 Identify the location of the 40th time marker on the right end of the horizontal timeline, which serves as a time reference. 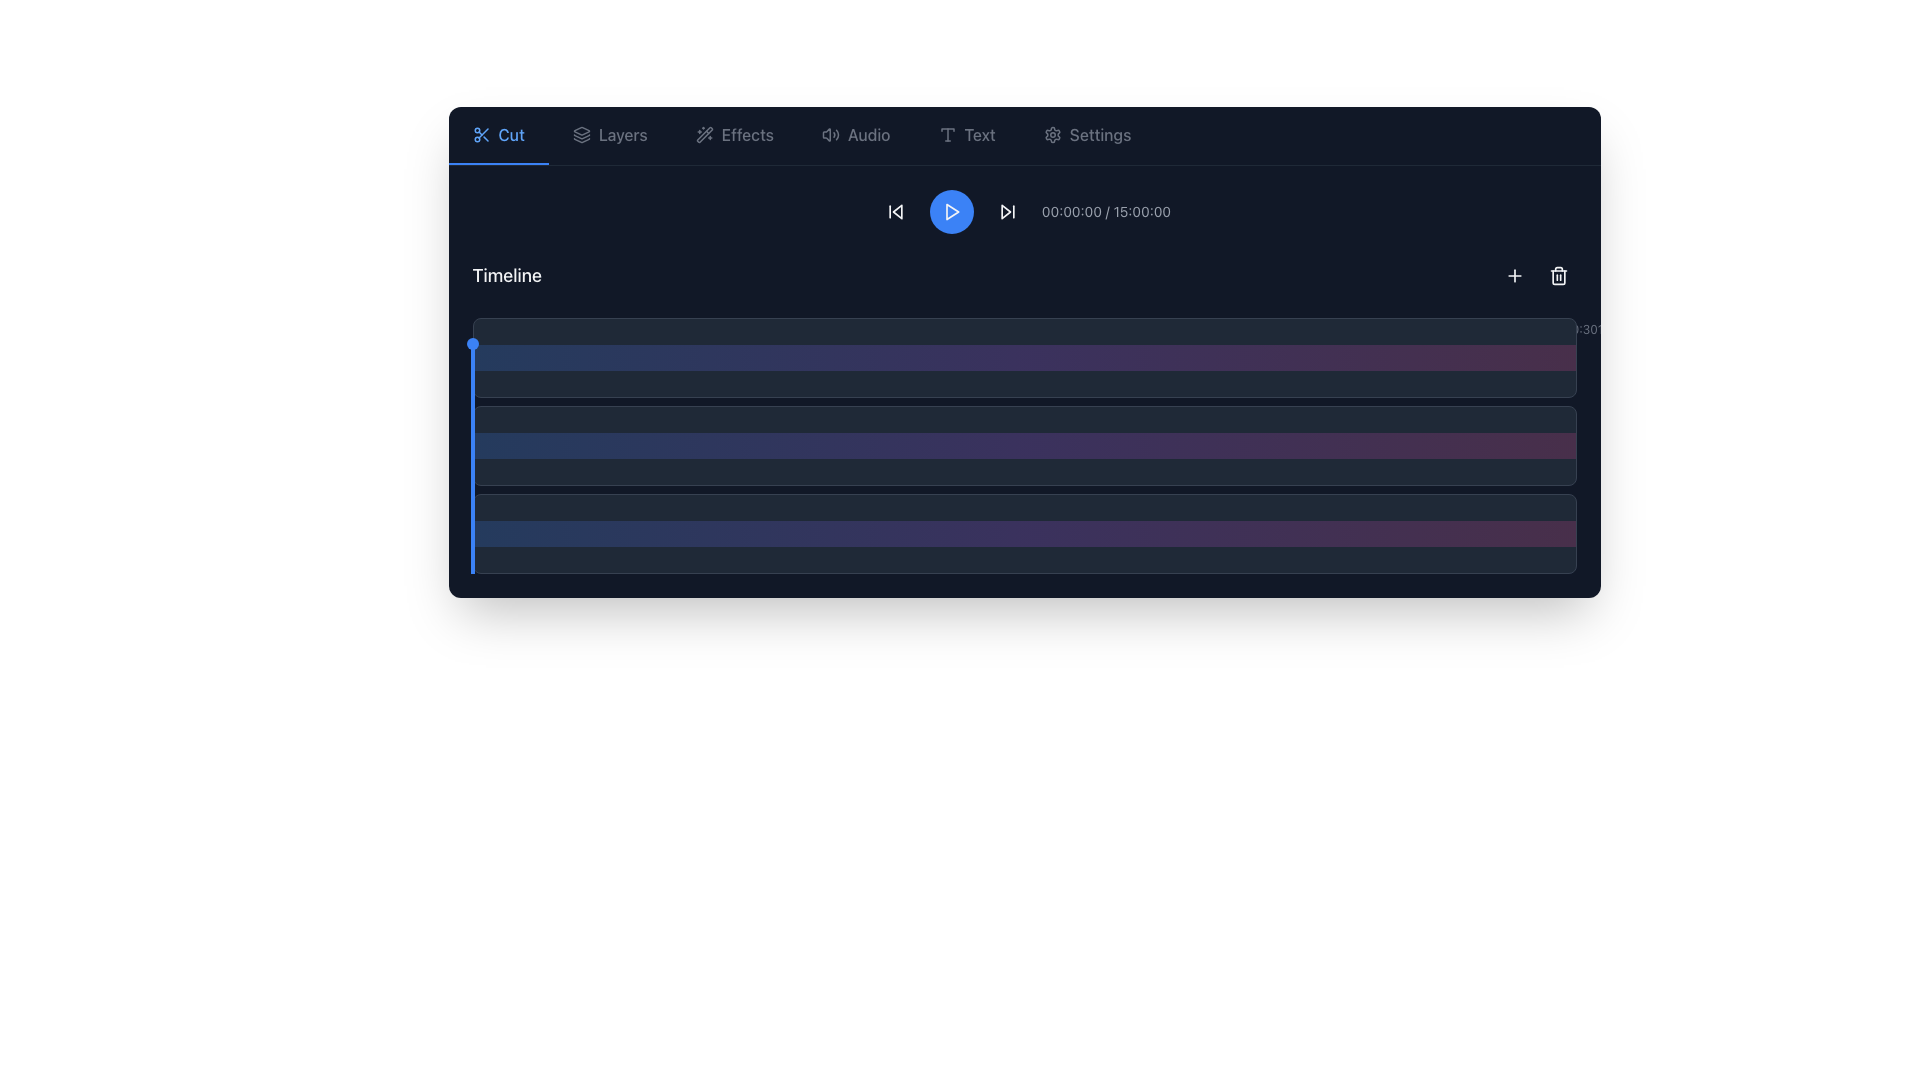
(1491, 329).